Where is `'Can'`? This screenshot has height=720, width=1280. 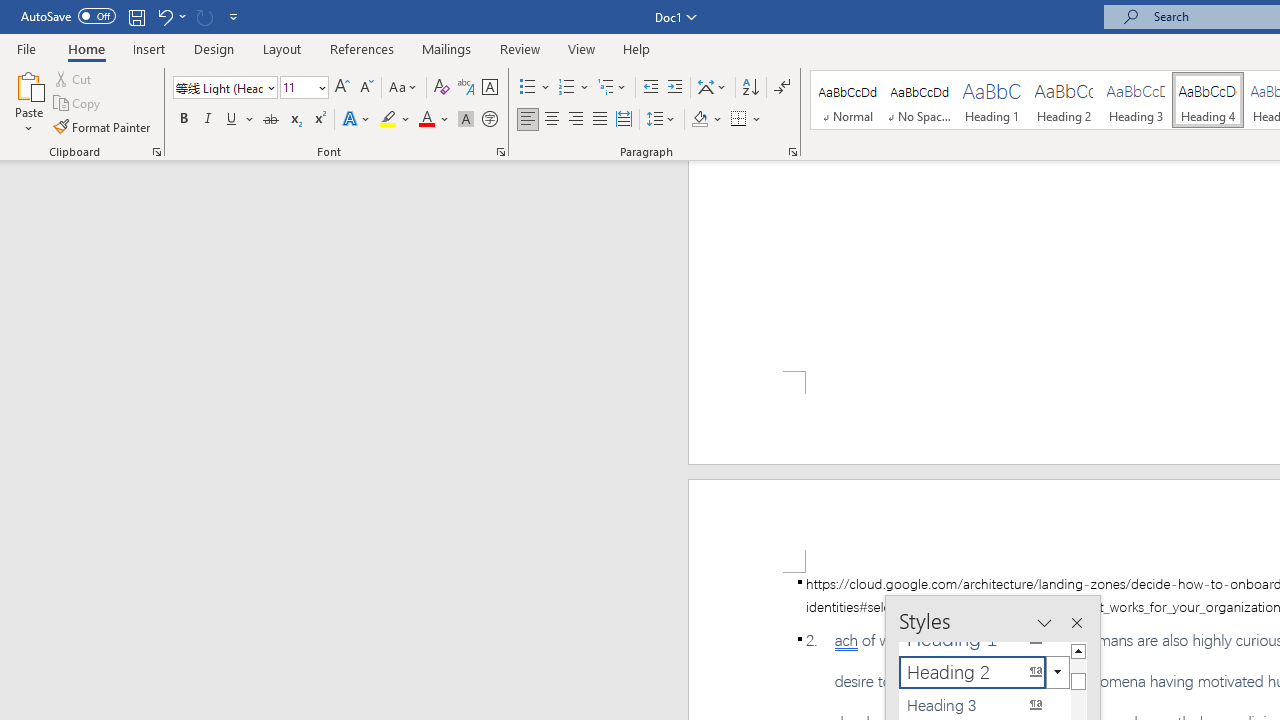 'Can' is located at coordinates (204, 16).